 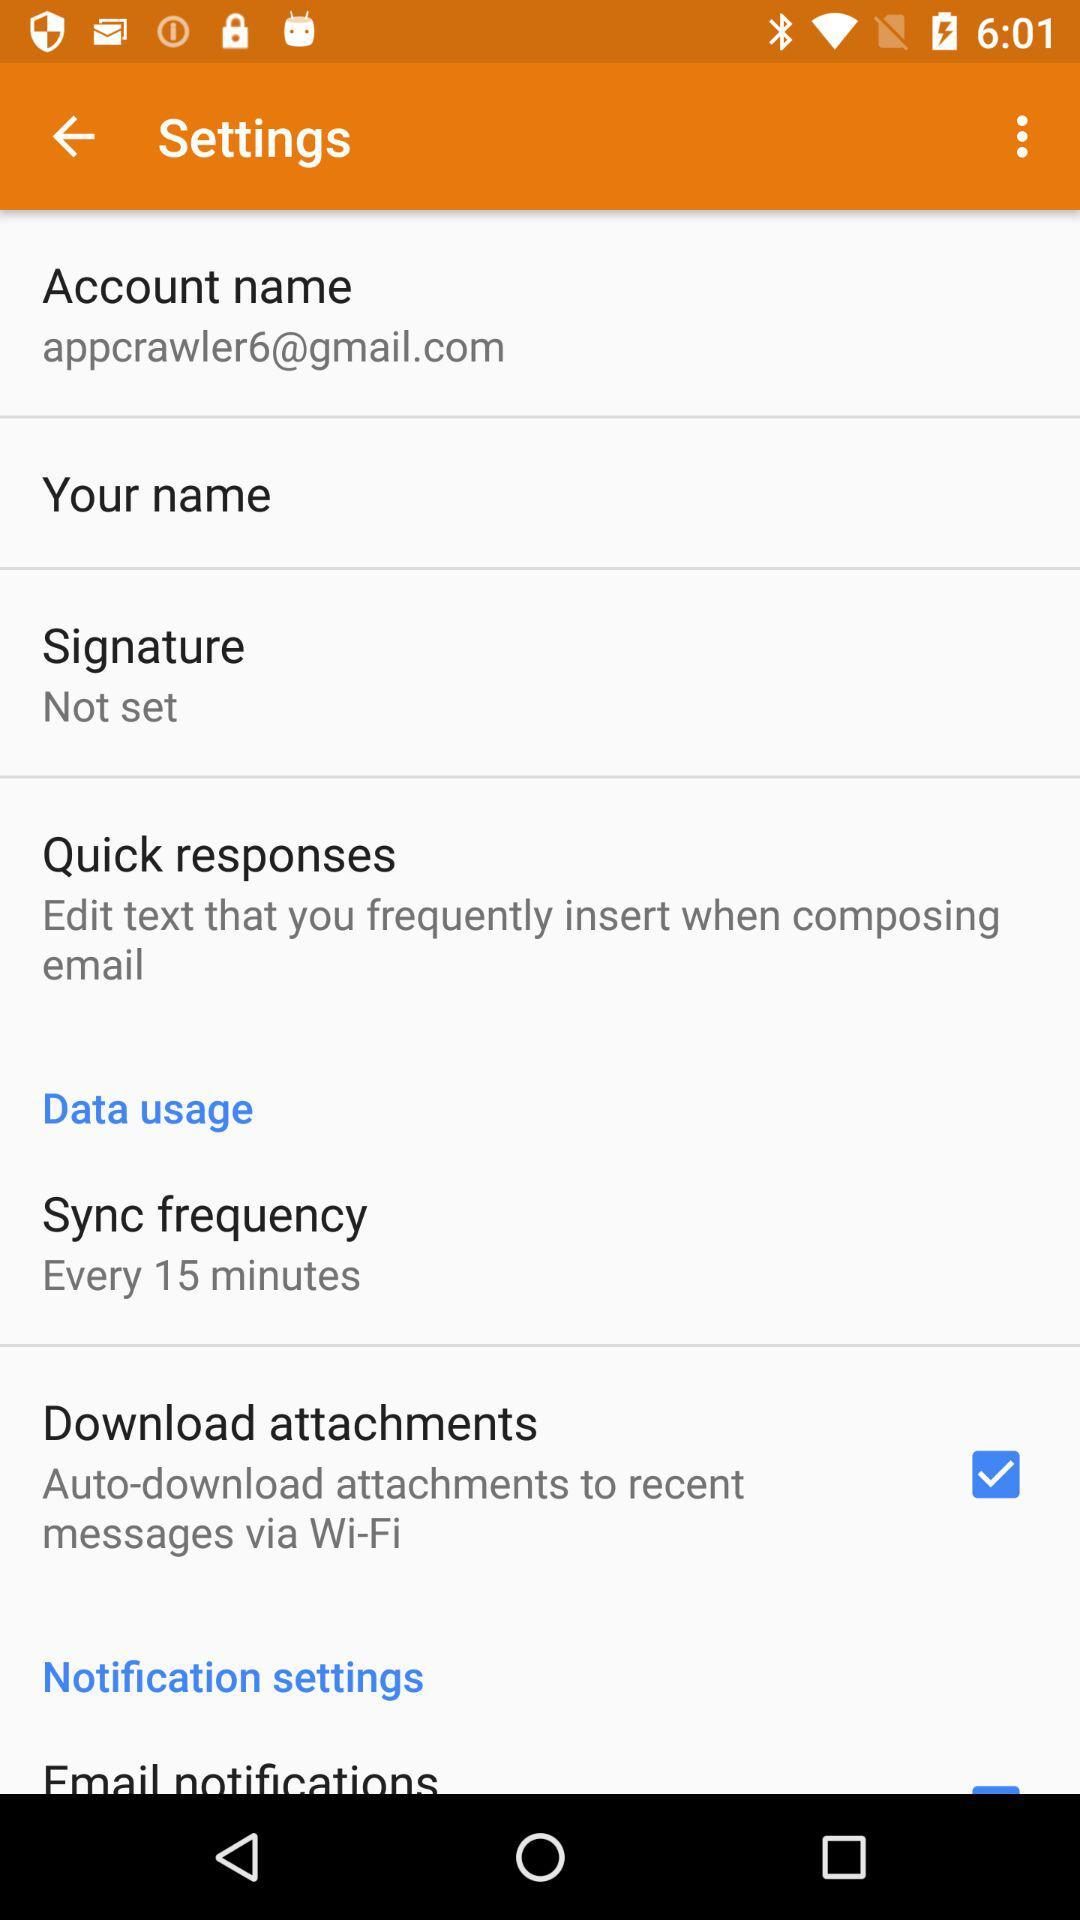 What do you see at coordinates (540, 1654) in the screenshot?
I see `the notification settings` at bounding box center [540, 1654].